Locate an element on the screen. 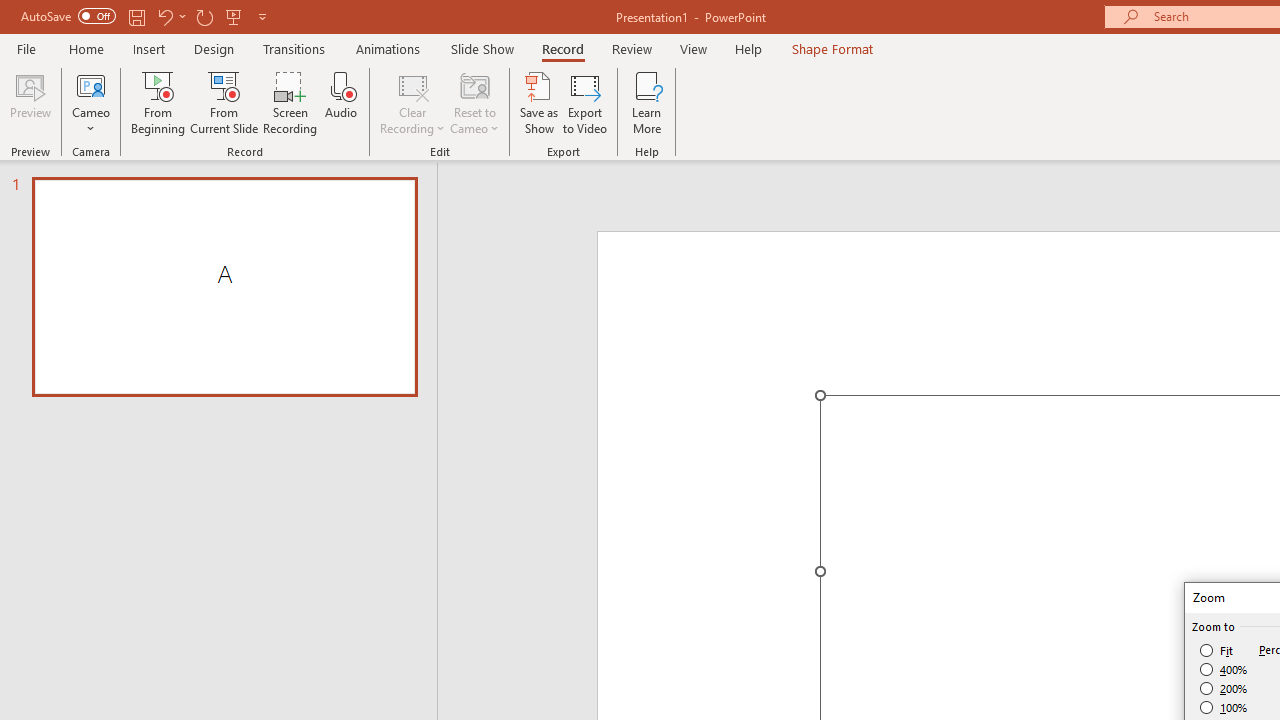 The height and width of the screenshot is (720, 1280). '200%' is located at coordinates (1223, 688).